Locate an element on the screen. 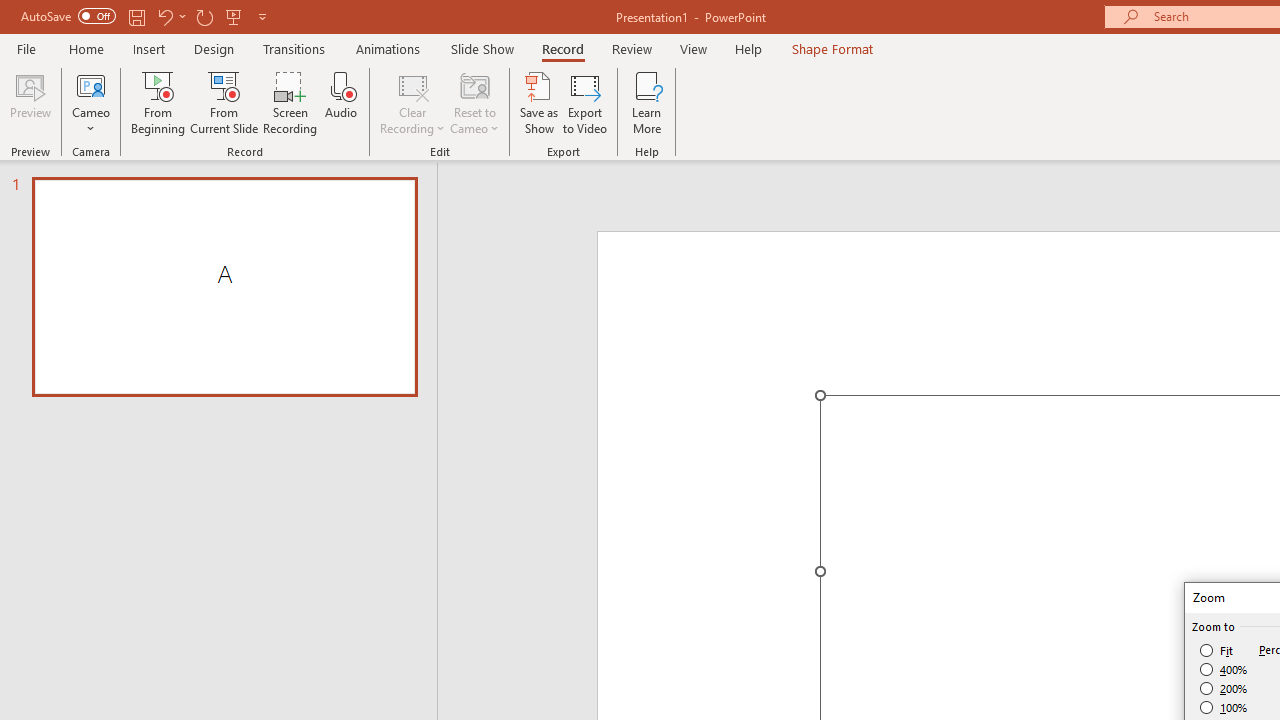 The height and width of the screenshot is (720, 1280). '200%' is located at coordinates (1223, 688).